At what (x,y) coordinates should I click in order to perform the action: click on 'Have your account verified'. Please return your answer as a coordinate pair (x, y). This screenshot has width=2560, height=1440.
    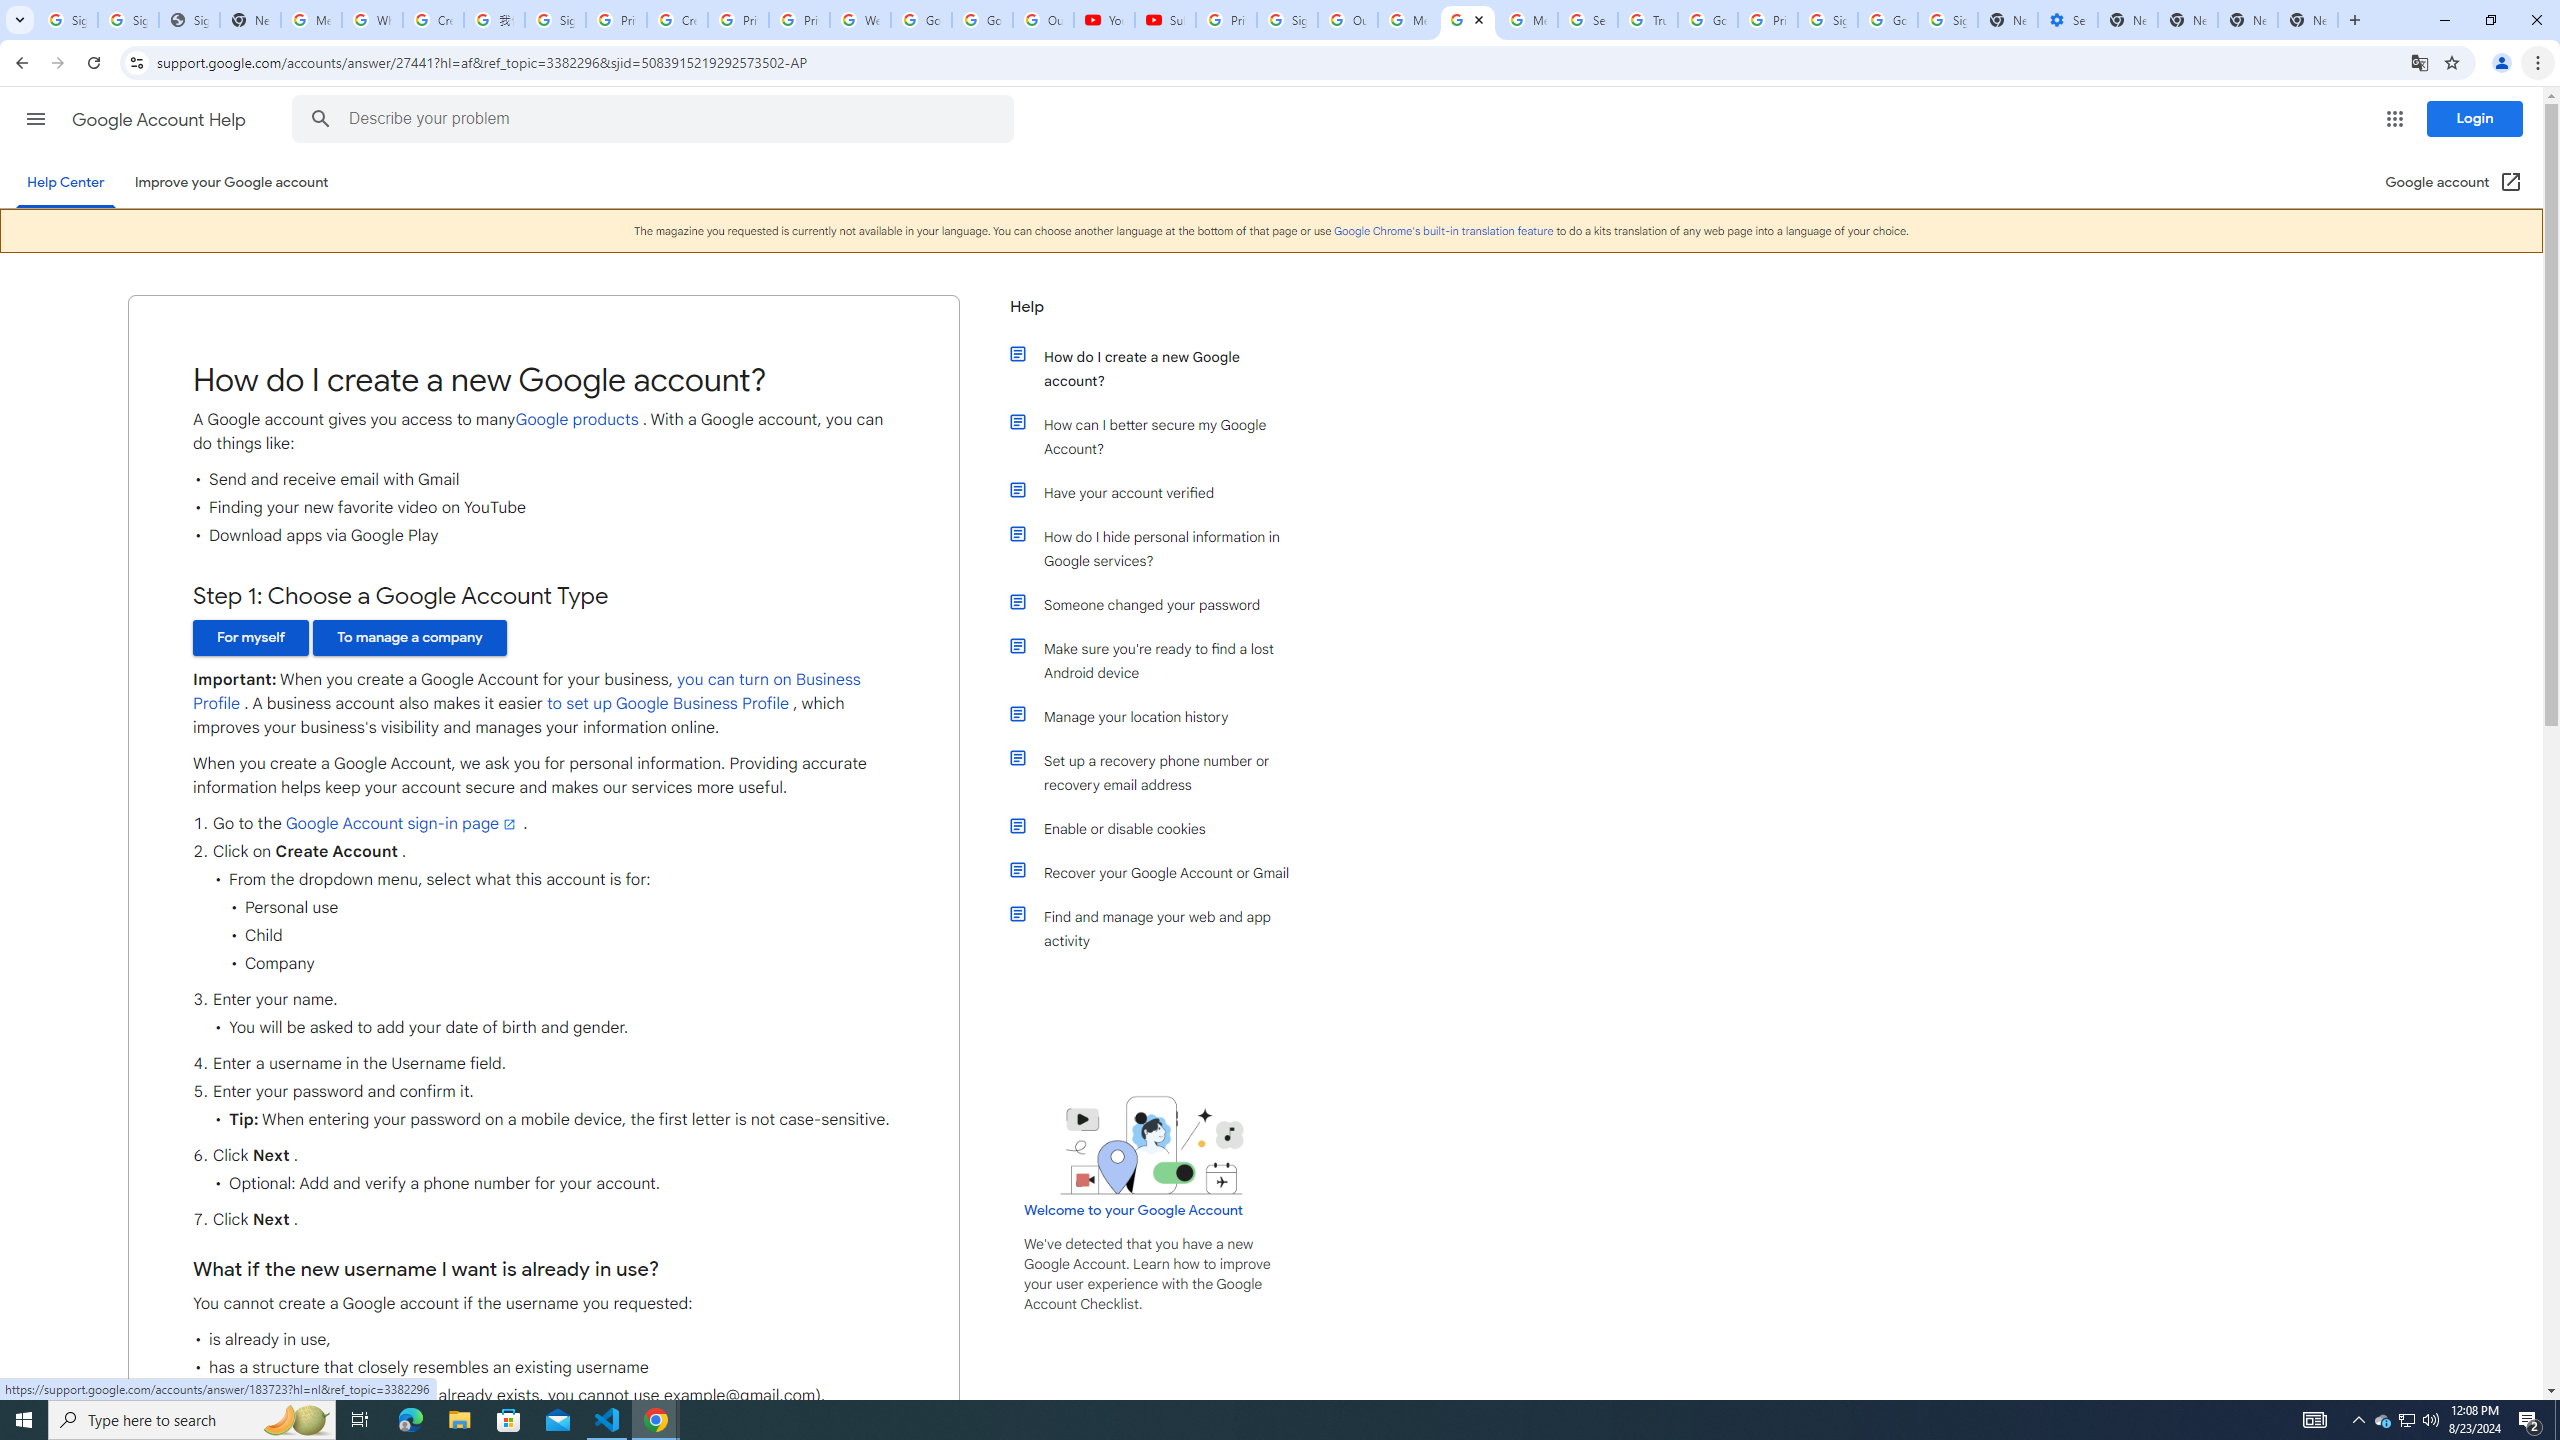
    Looking at the image, I should click on (1162, 493).